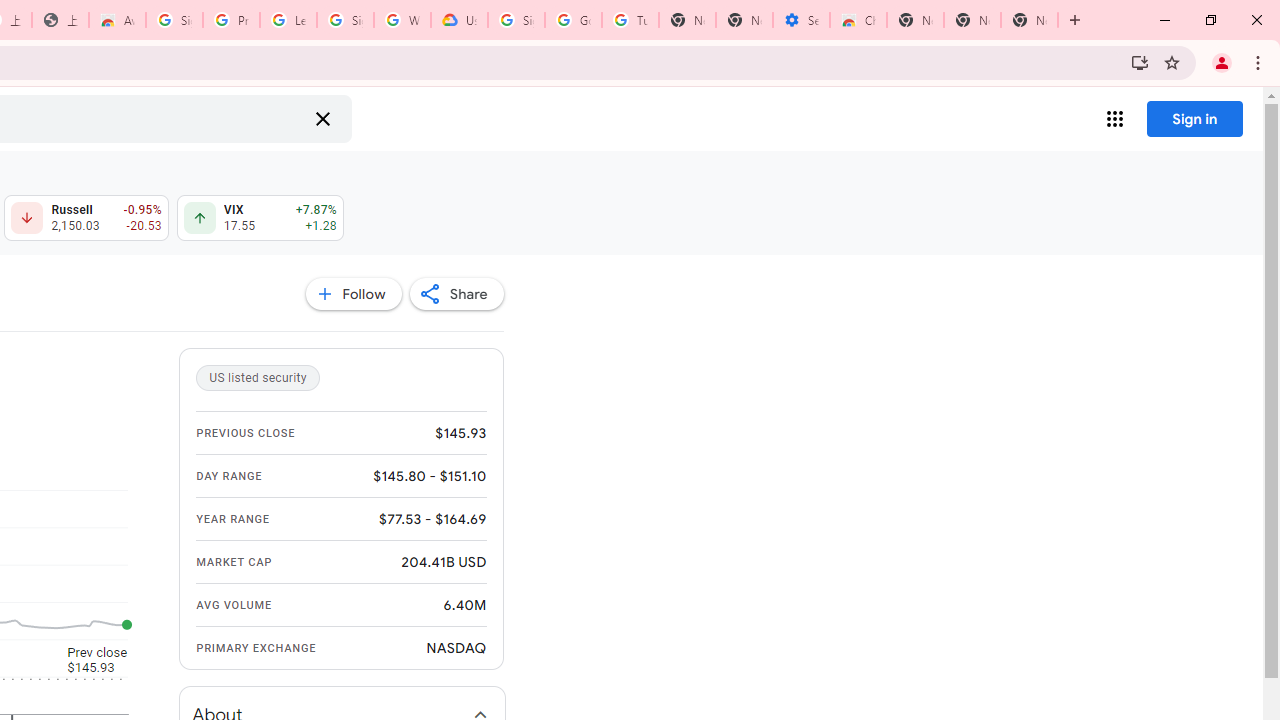  Describe the element at coordinates (322, 118) in the screenshot. I see `'Clear search'` at that location.